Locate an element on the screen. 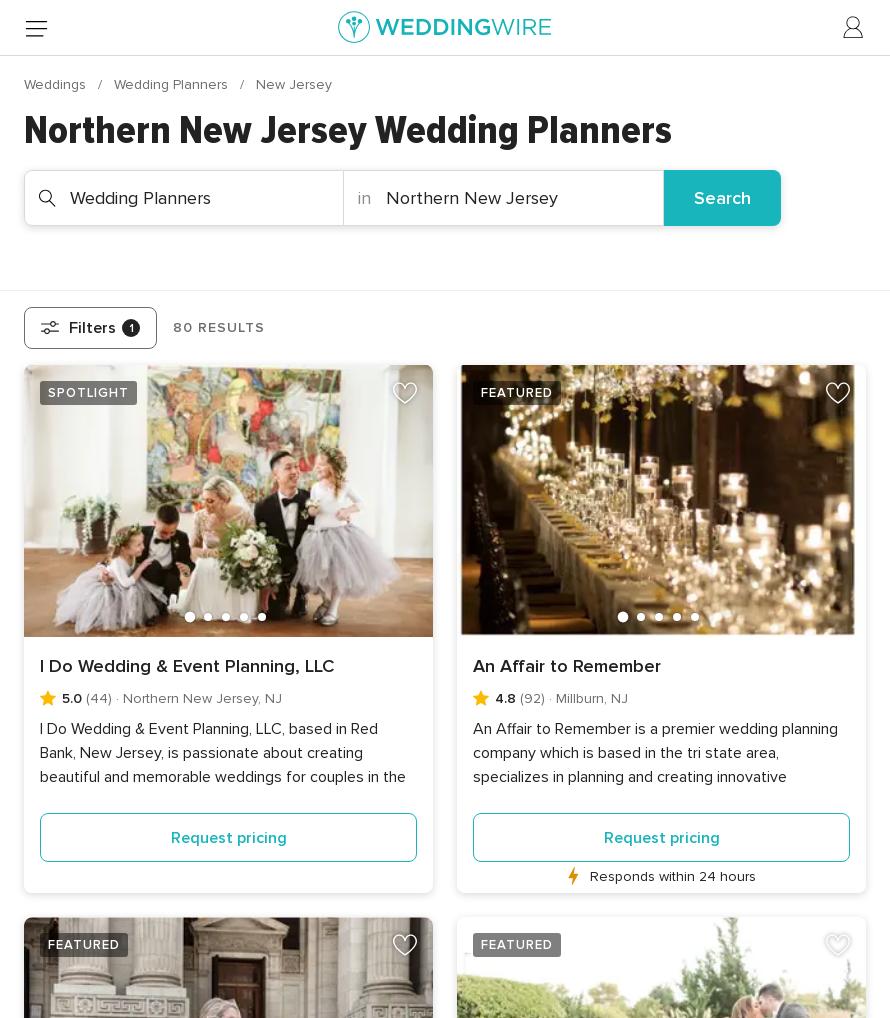 The width and height of the screenshot is (890, 1018). 'Northern New Jersey Wedding Planners' is located at coordinates (347, 128).